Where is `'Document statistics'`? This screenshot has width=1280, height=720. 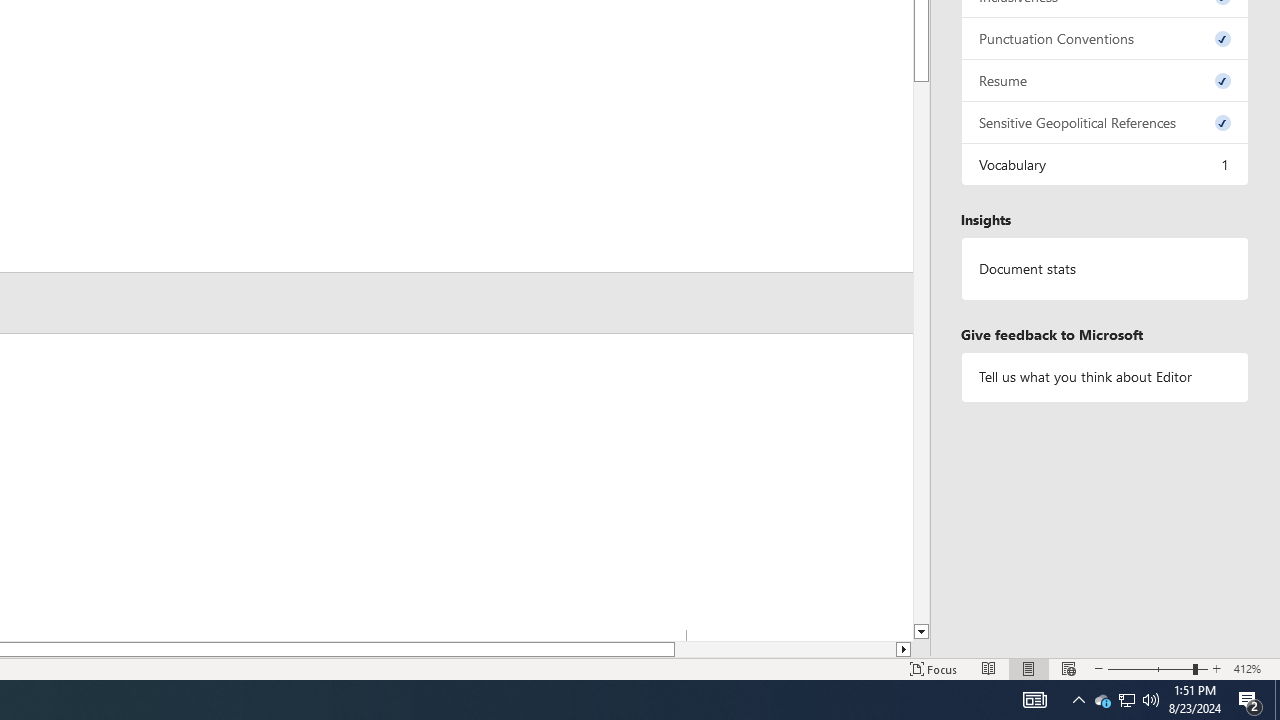 'Document statistics' is located at coordinates (1104, 268).